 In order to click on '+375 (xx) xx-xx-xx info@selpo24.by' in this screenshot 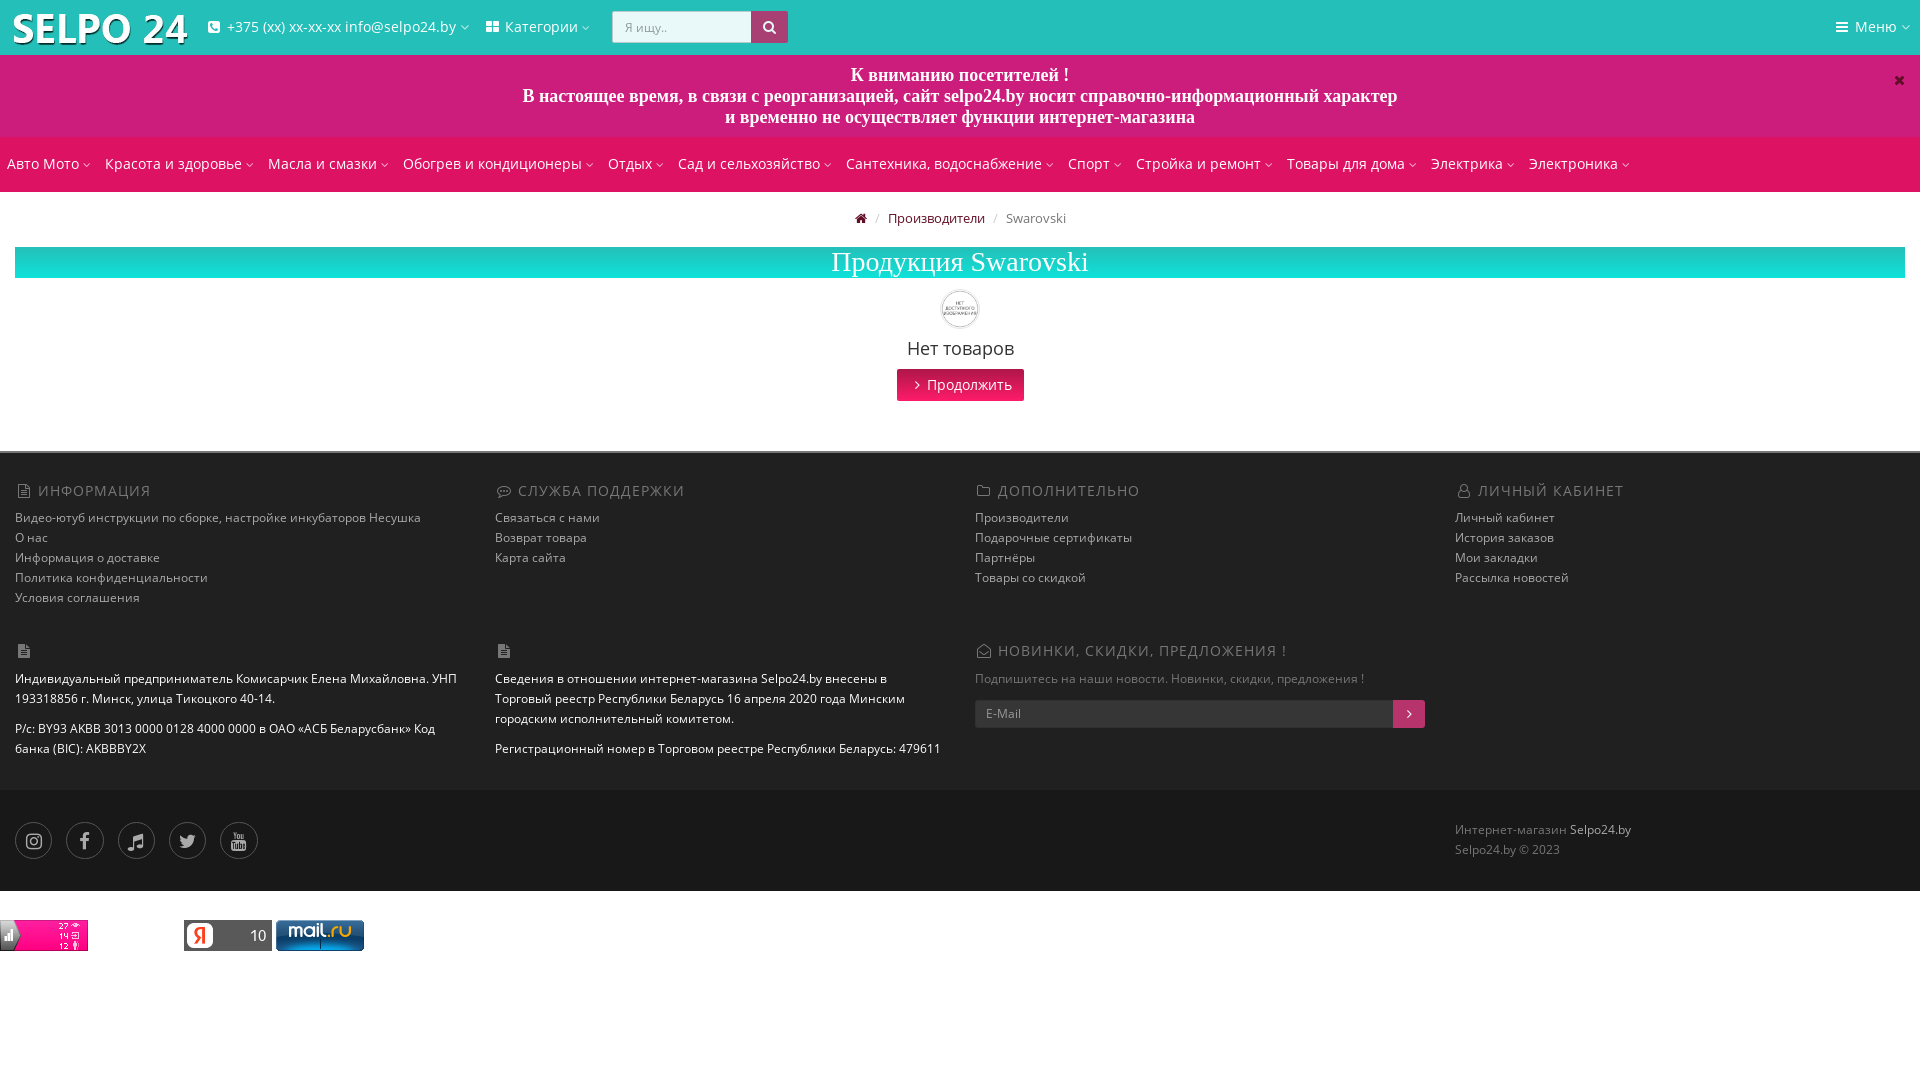, I will do `click(336, 27)`.